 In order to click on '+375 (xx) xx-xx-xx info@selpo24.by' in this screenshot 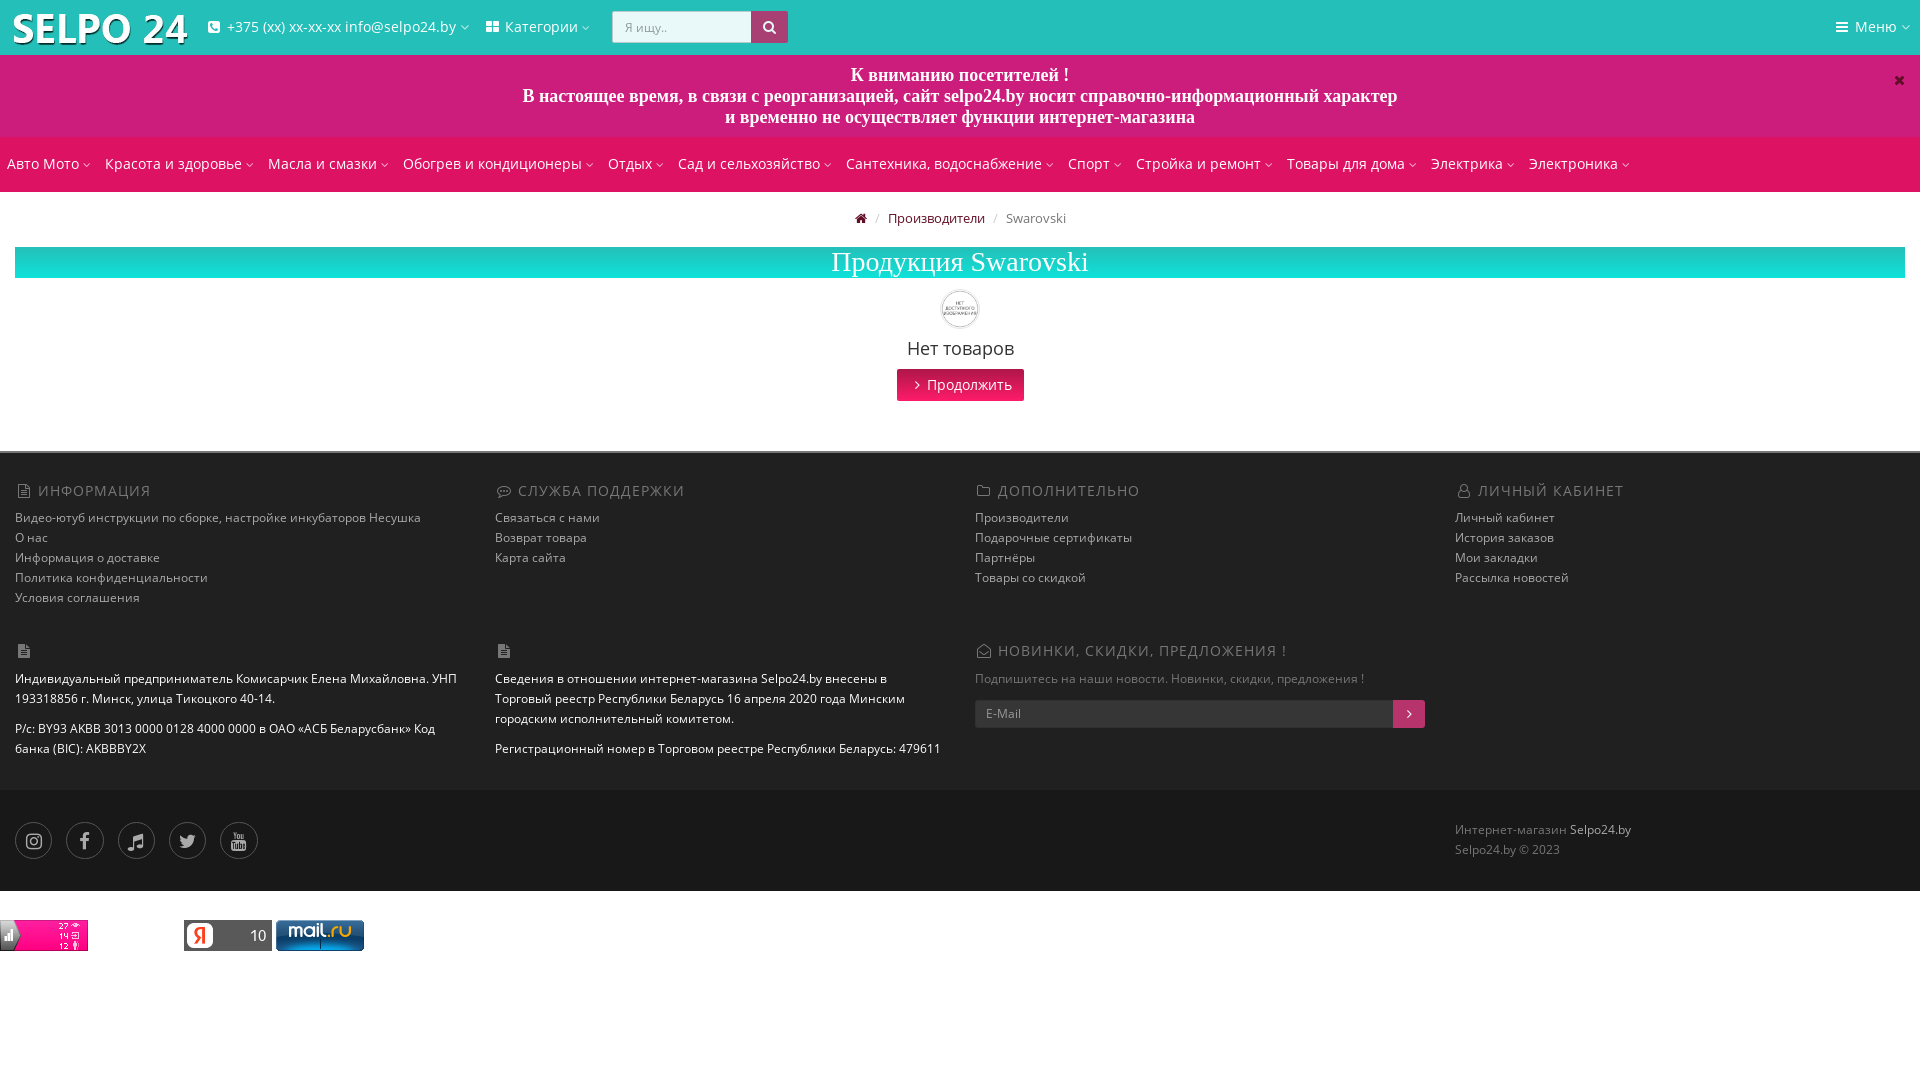, I will do `click(336, 27)`.